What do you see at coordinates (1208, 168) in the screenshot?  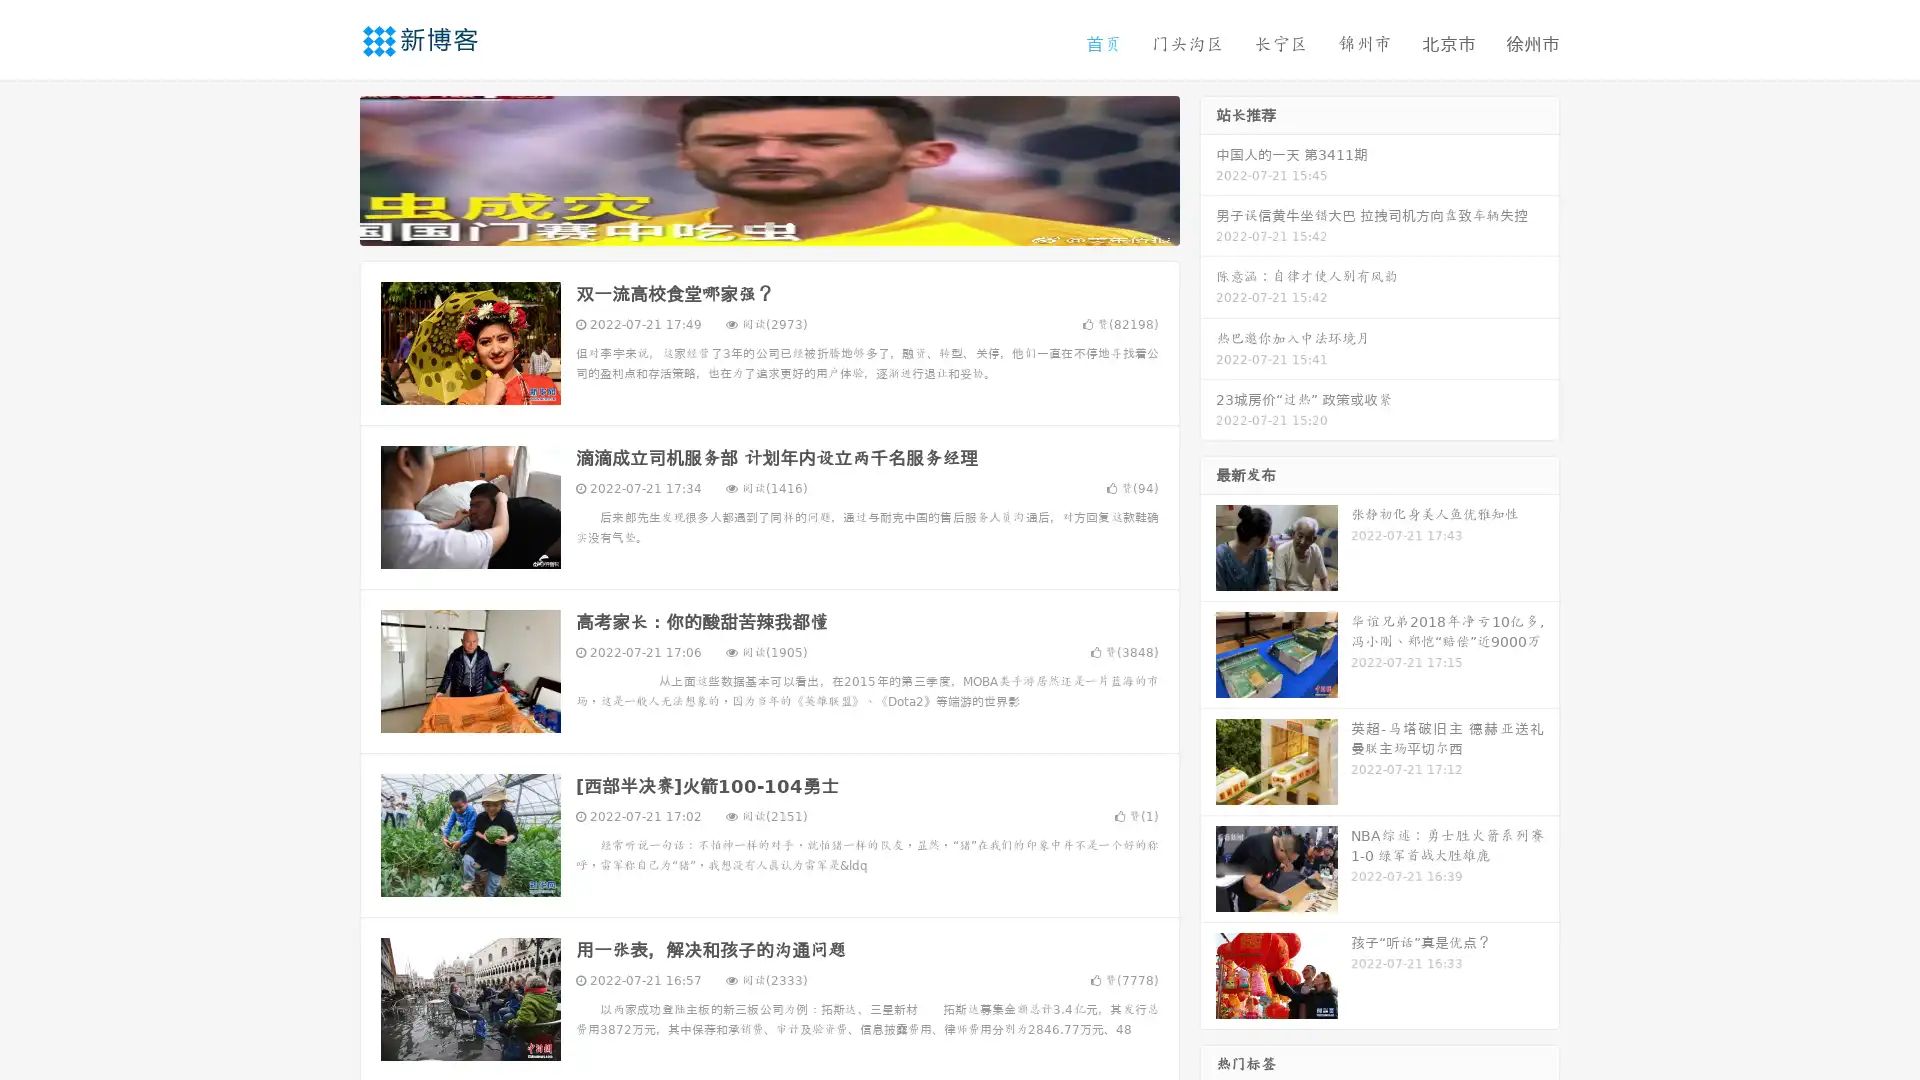 I see `Next slide` at bounding box center [1208, 168].